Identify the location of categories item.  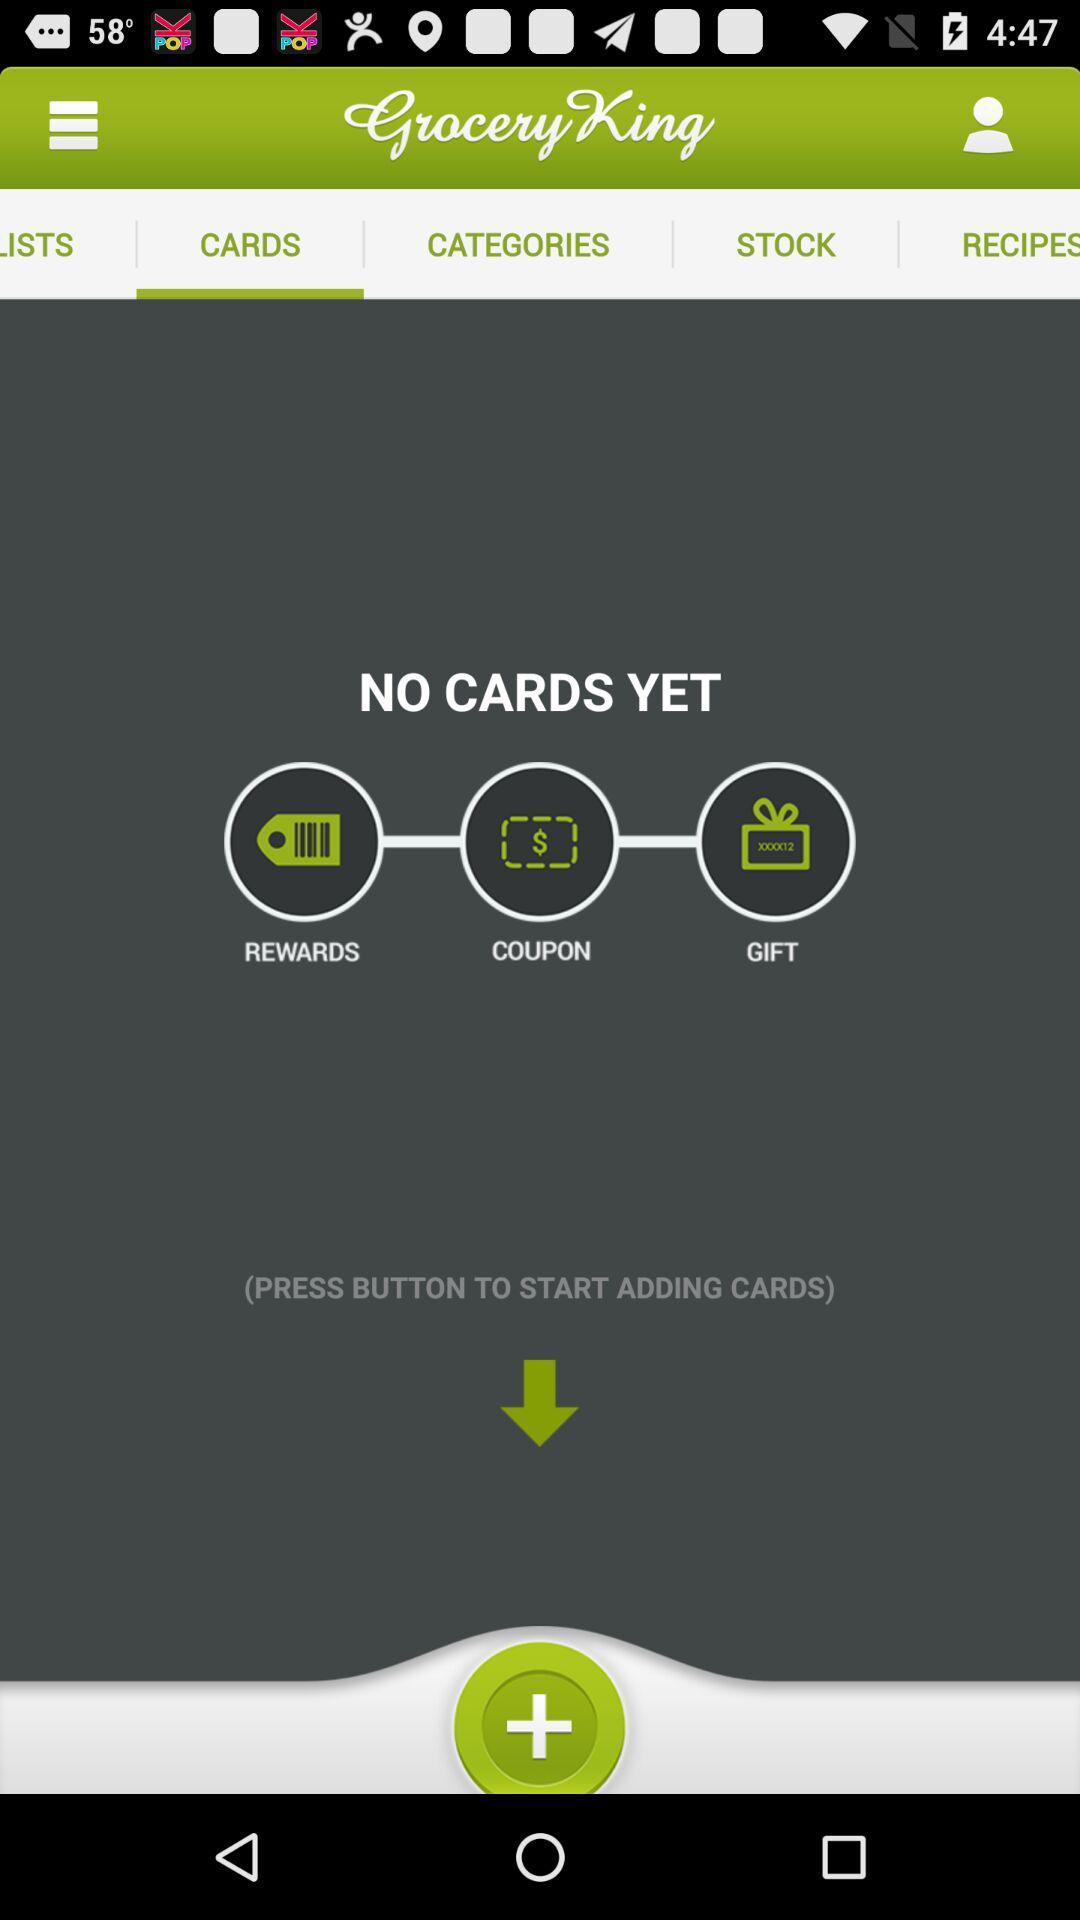
(517, 243).